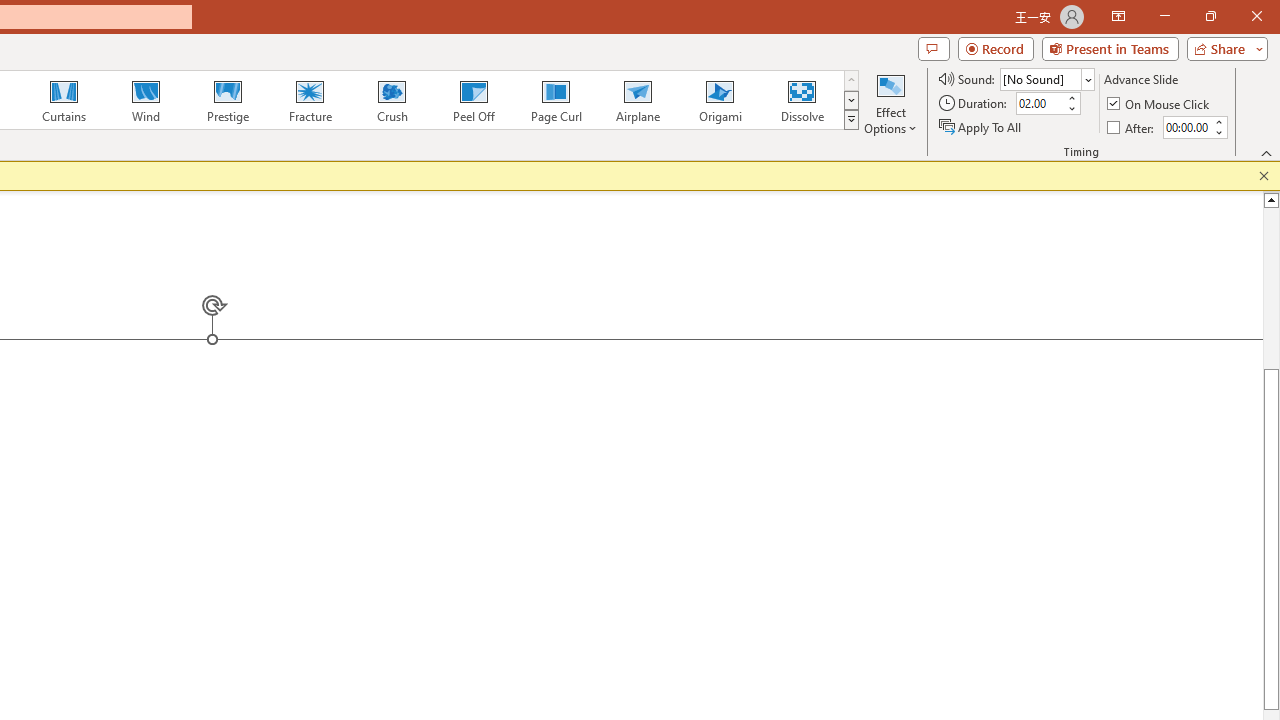 Image resolution: width=1280 pixels, height=720 pixels. Describe the element at coordinates (391, 100) in the screenshot. I see `'Crush'` at that location.